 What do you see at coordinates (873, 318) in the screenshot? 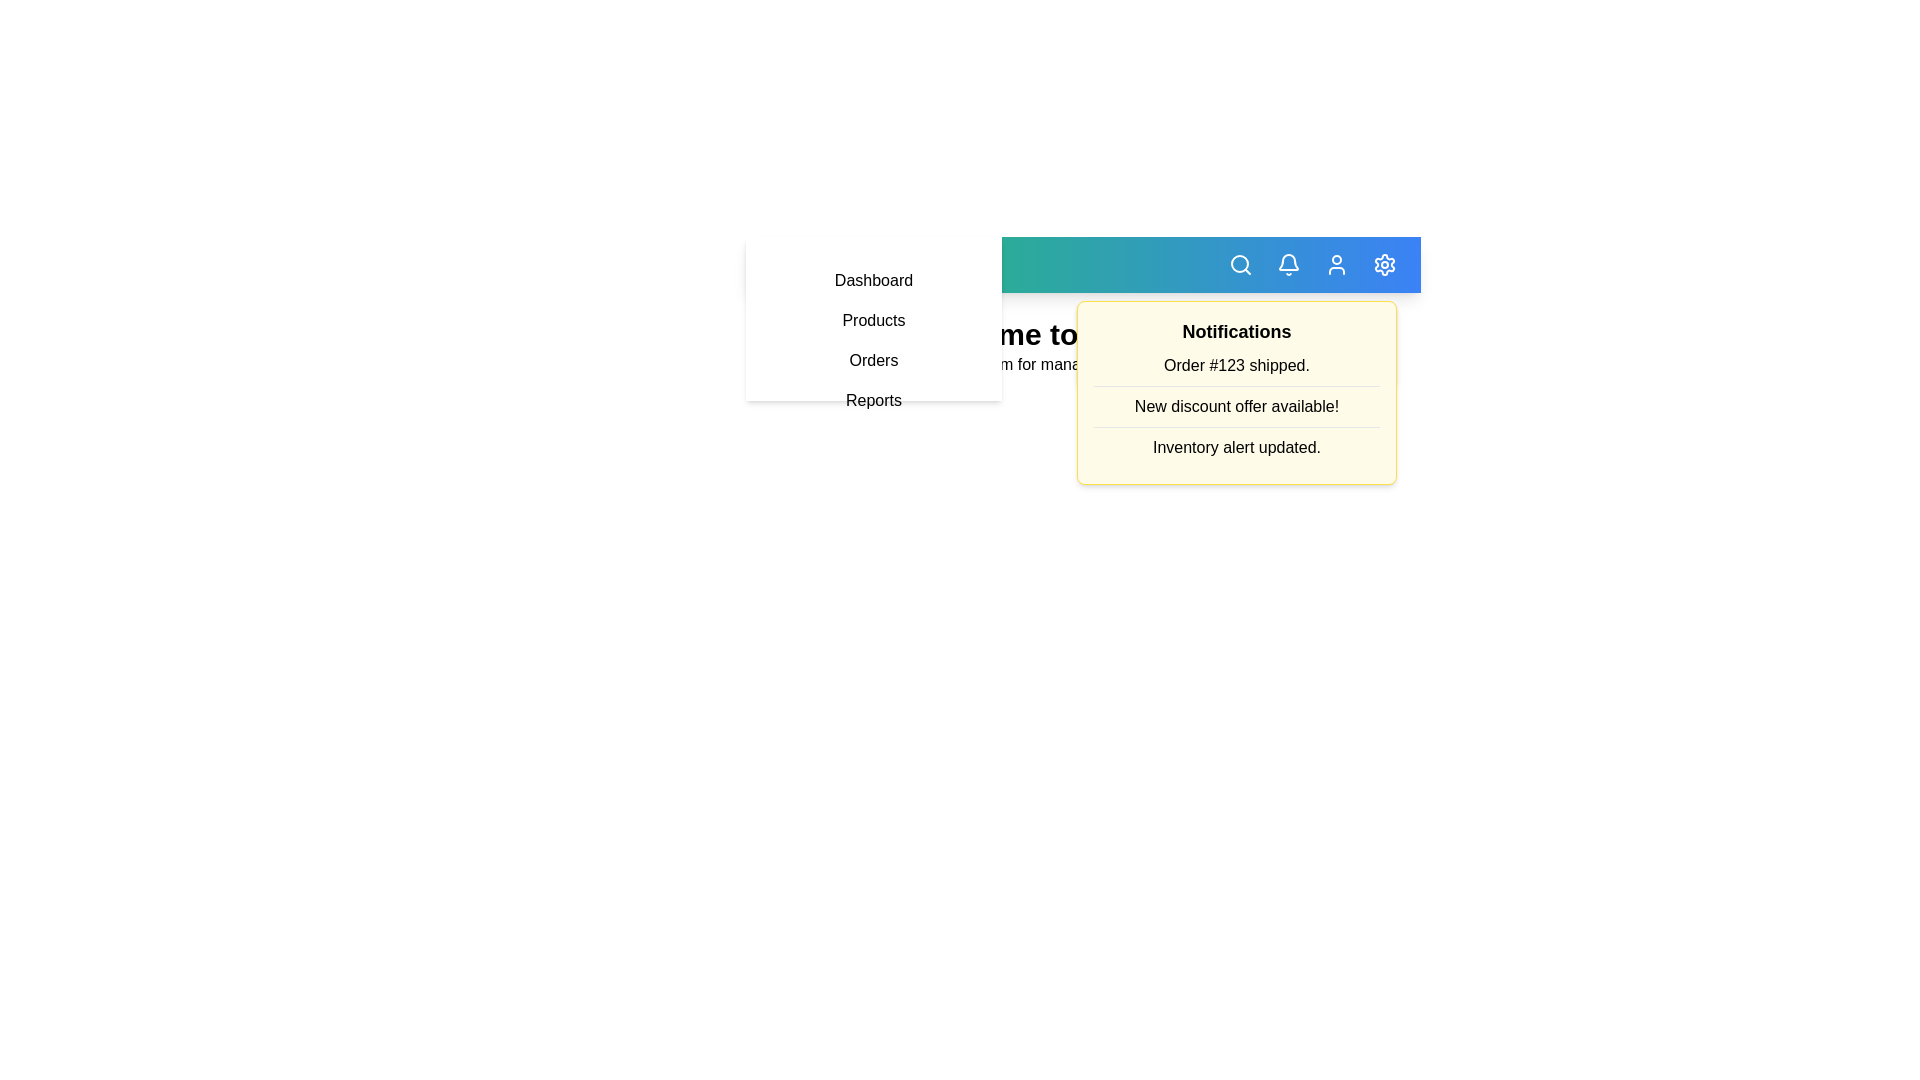
I see `the 'Products' menu item, which is the second option in the sidebar menu, located directly beneath 'Dashboard' and above 'Orders'` at bounding box center [873, 318].